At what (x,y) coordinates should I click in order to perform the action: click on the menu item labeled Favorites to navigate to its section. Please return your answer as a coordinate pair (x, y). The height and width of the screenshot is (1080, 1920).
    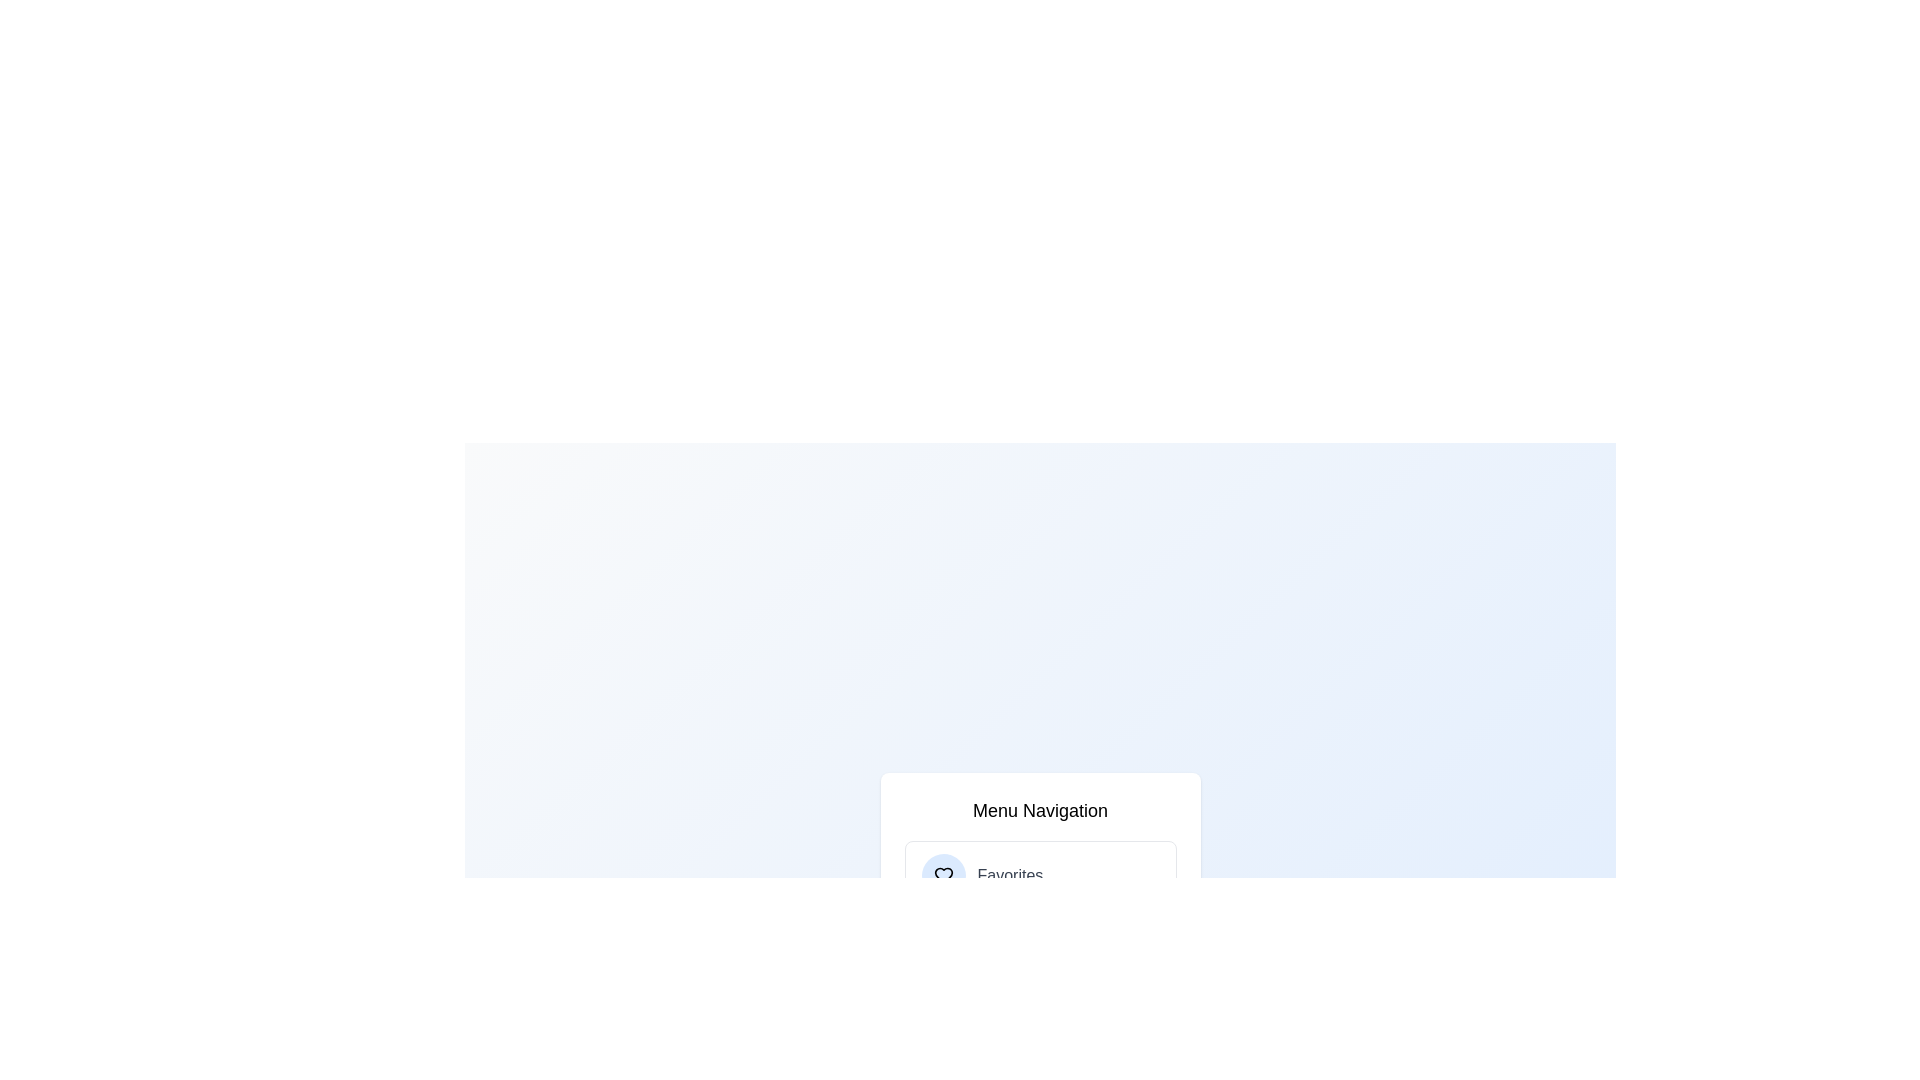
    Looking at the image, I should click on (1040, 874).